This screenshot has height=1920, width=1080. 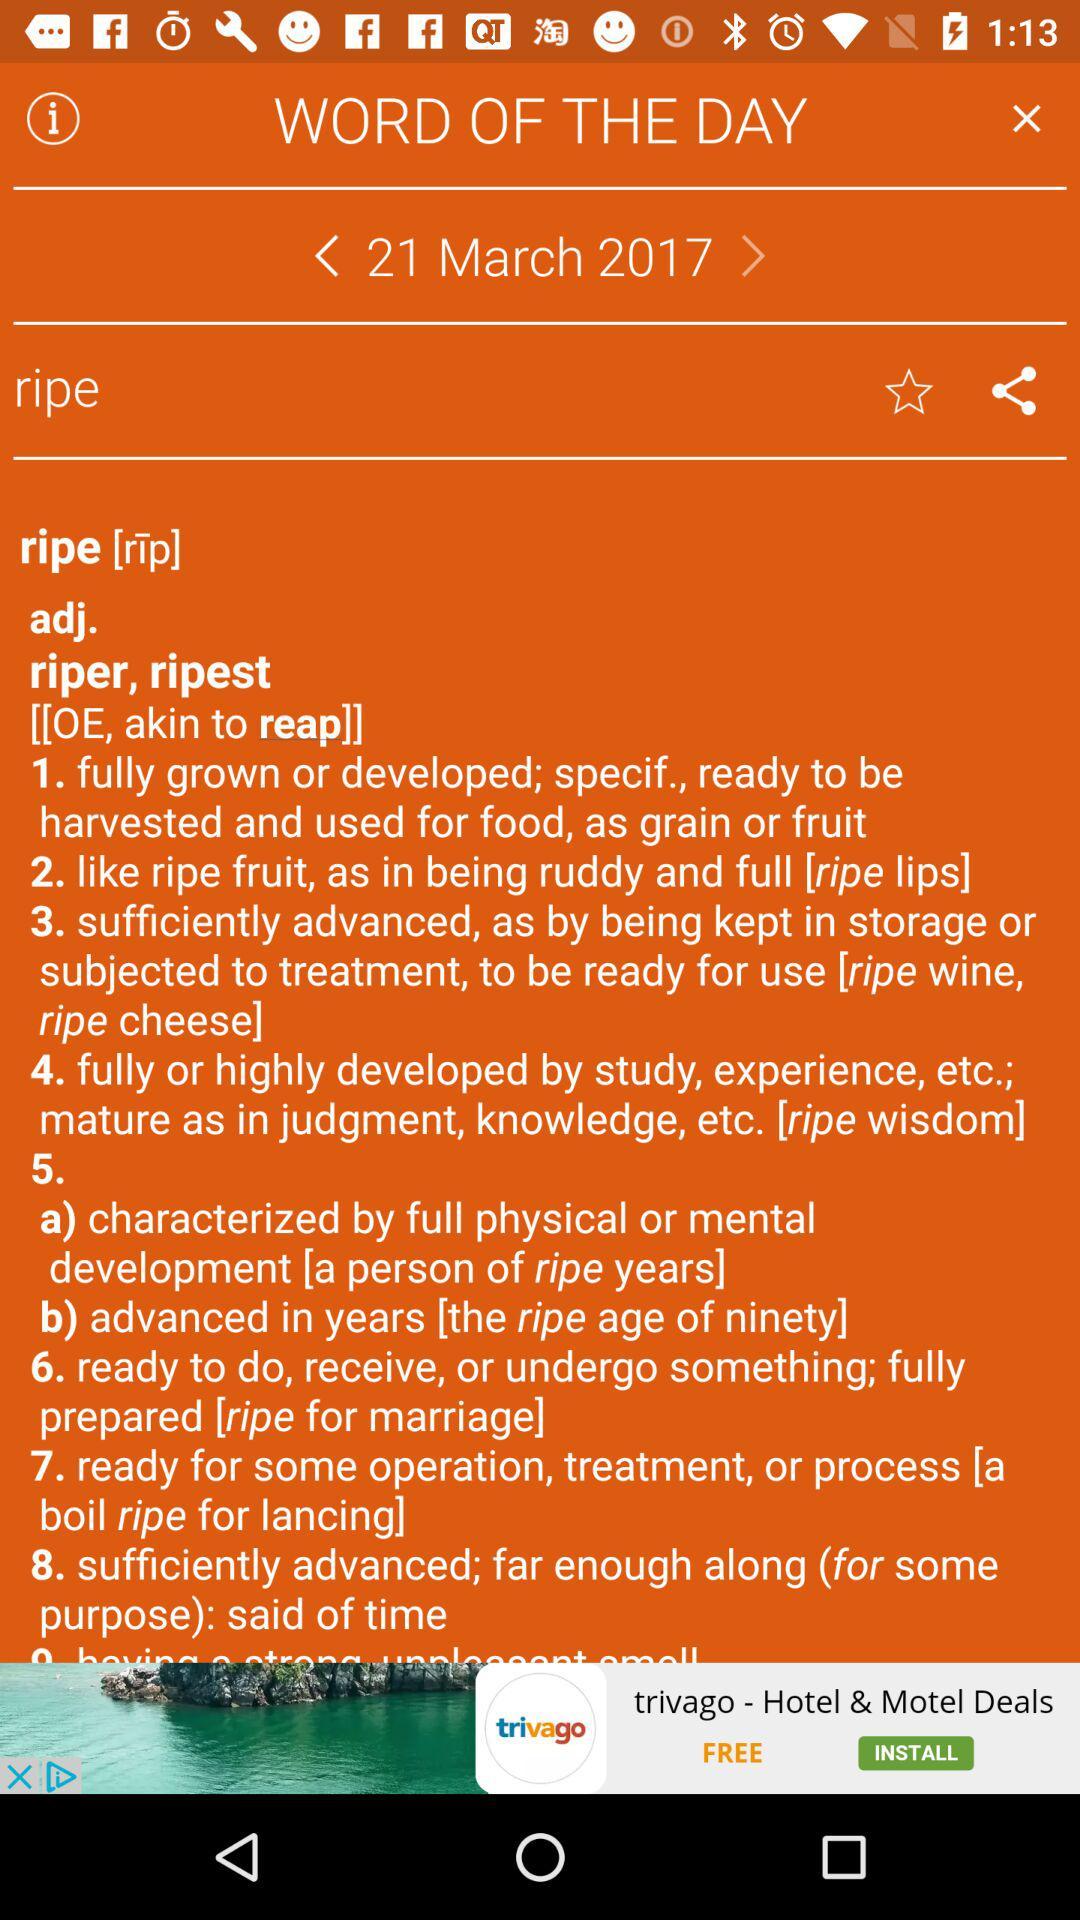 I want to click on go back, so click(x=325, y=254).